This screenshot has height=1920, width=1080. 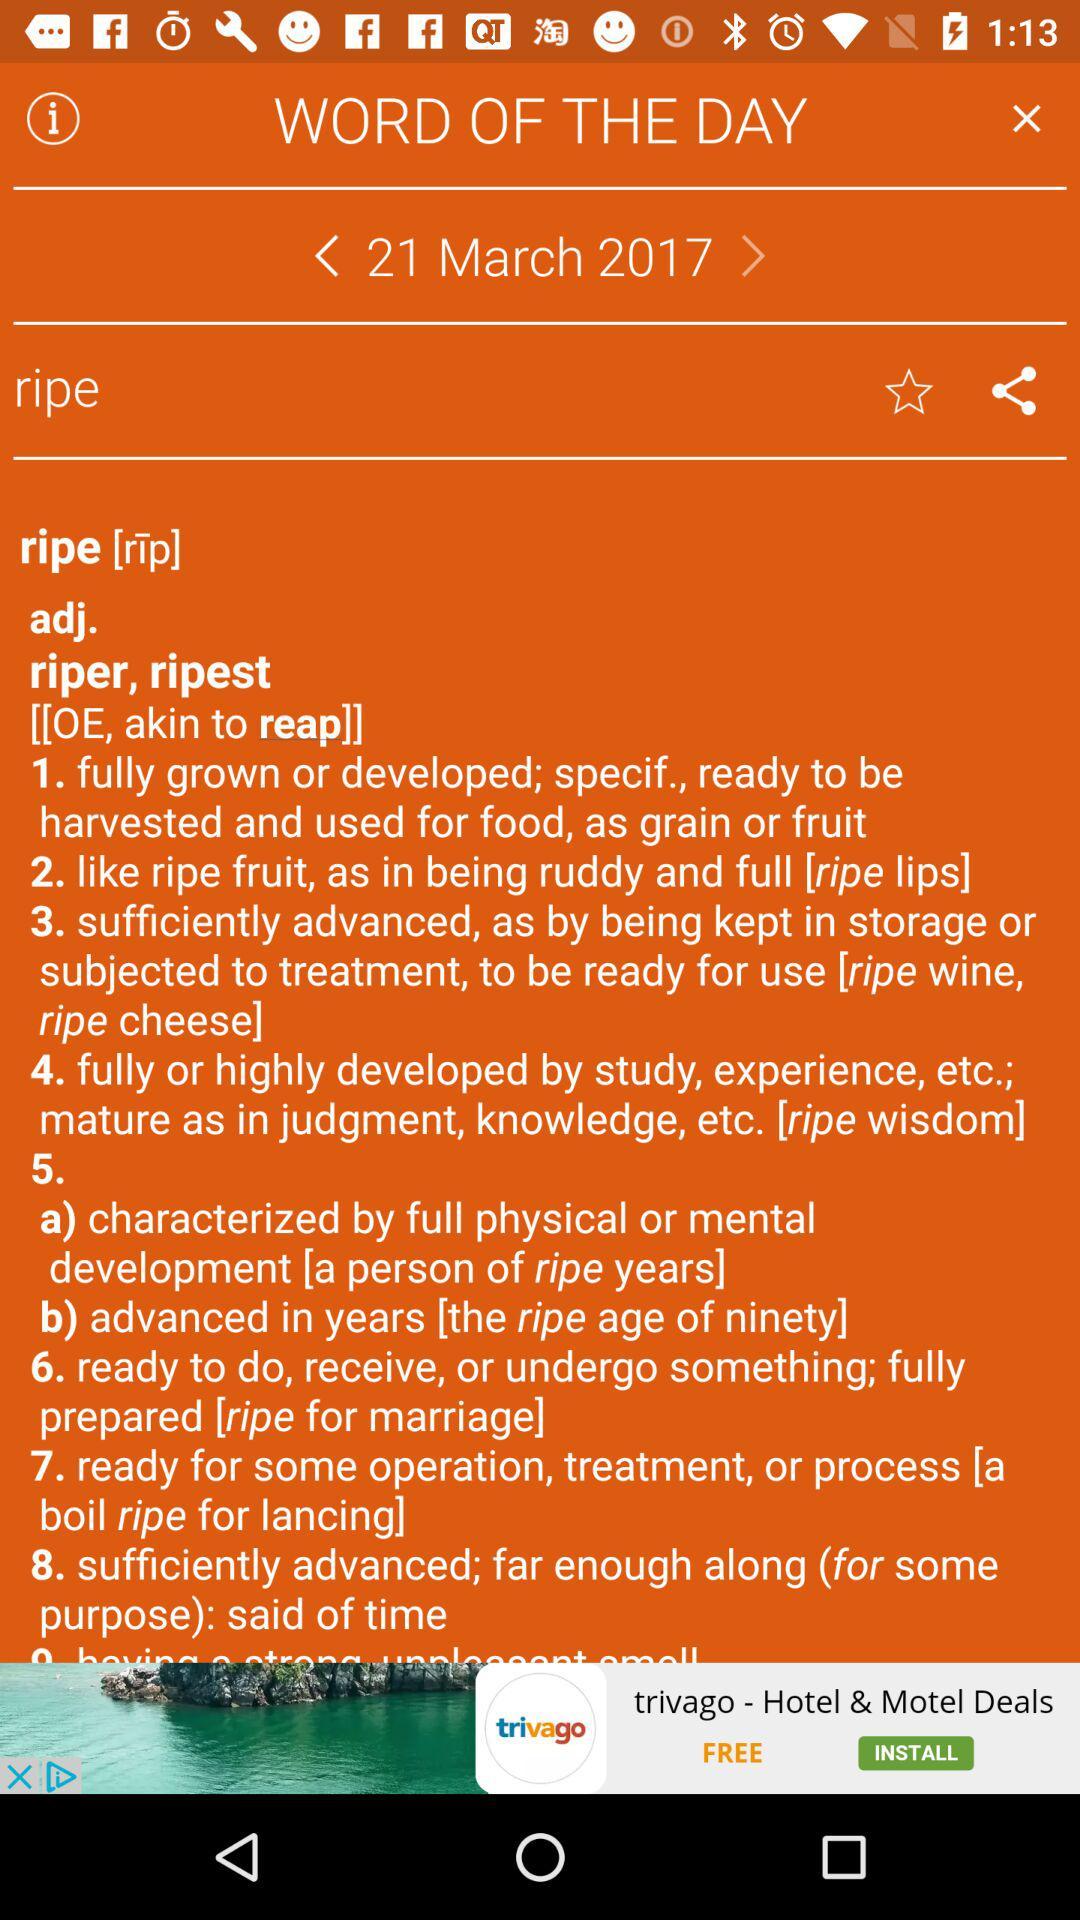 I want to click on go back, so click(x=325, y=254).